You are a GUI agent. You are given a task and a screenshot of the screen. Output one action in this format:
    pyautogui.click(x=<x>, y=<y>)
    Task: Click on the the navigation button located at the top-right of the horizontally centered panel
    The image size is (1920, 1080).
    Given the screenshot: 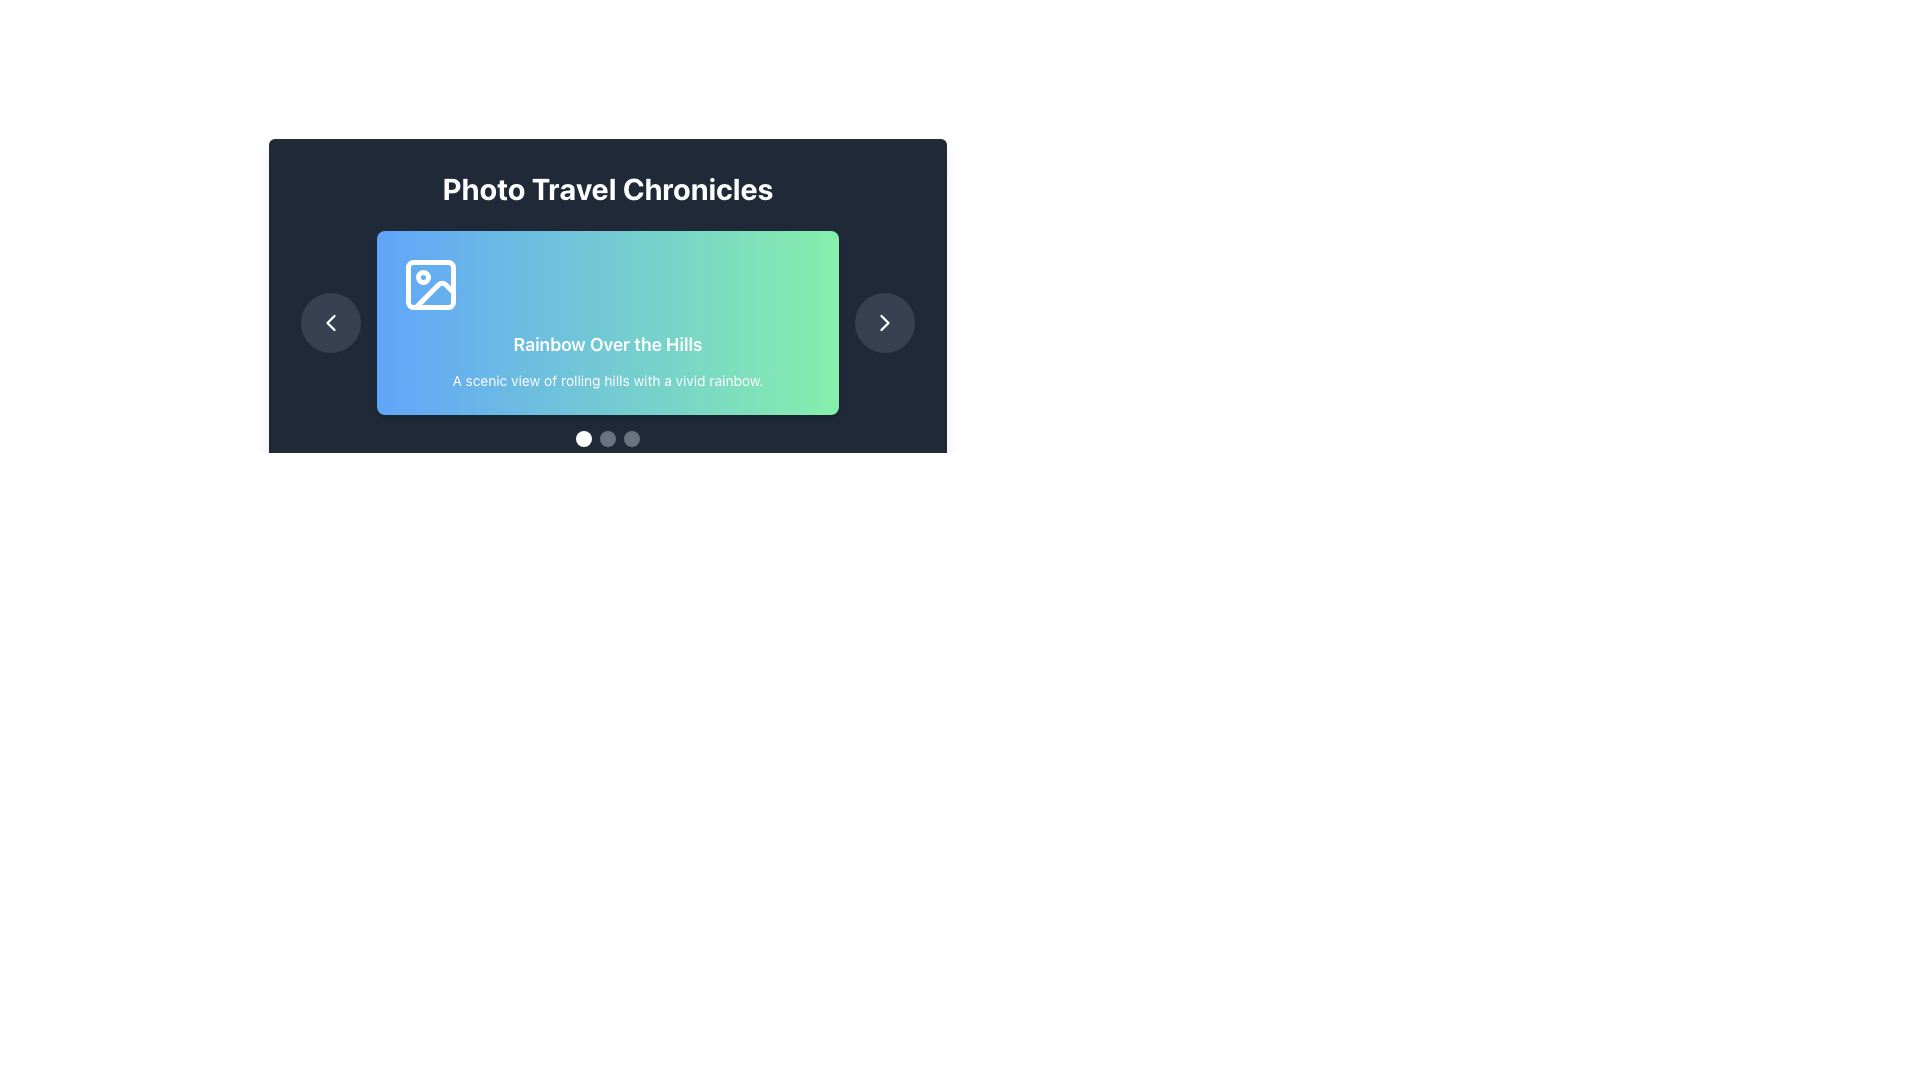 What is the action you would take?
    pyautogui.click(x=883, y=322)
    